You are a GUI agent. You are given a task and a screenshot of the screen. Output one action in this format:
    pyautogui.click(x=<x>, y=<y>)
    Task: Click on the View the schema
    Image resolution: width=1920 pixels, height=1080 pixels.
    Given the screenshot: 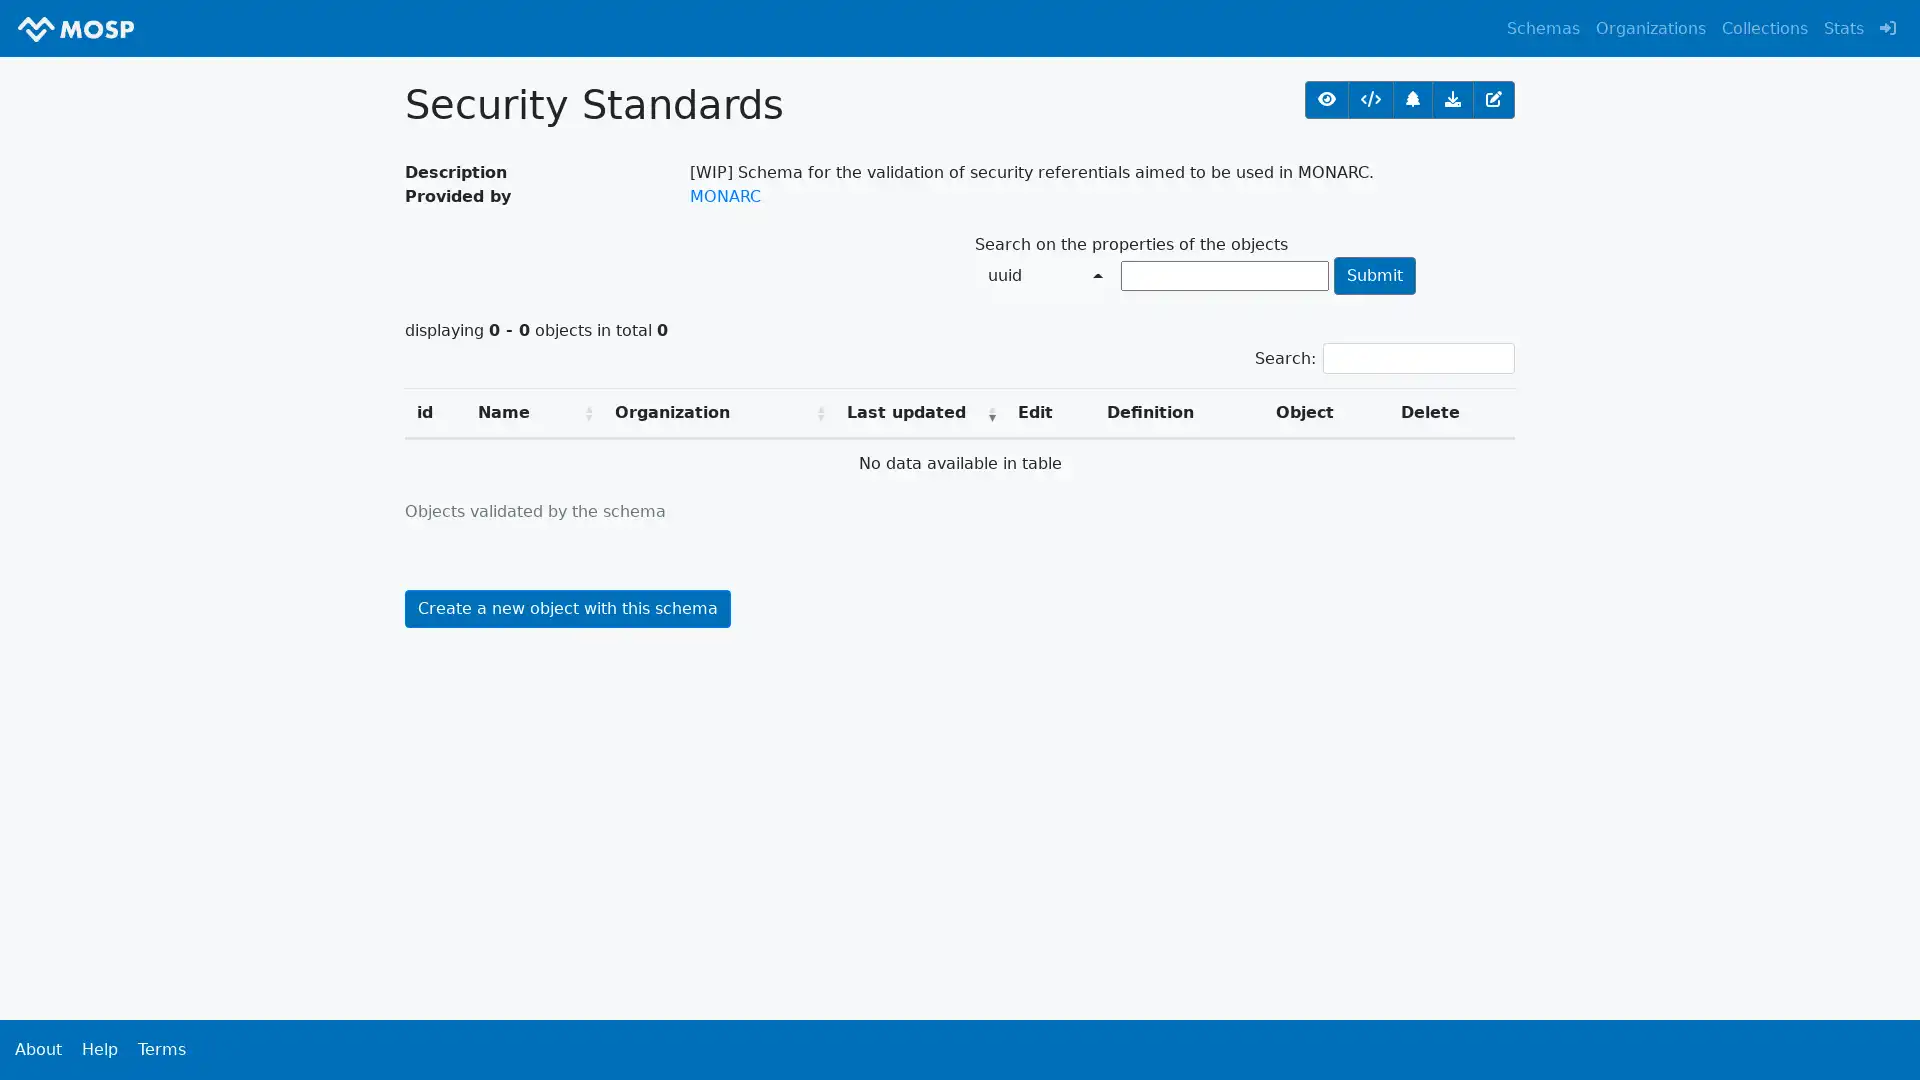 What is the action you would take?
    pyautogui.click(x=1326, y=100)
    